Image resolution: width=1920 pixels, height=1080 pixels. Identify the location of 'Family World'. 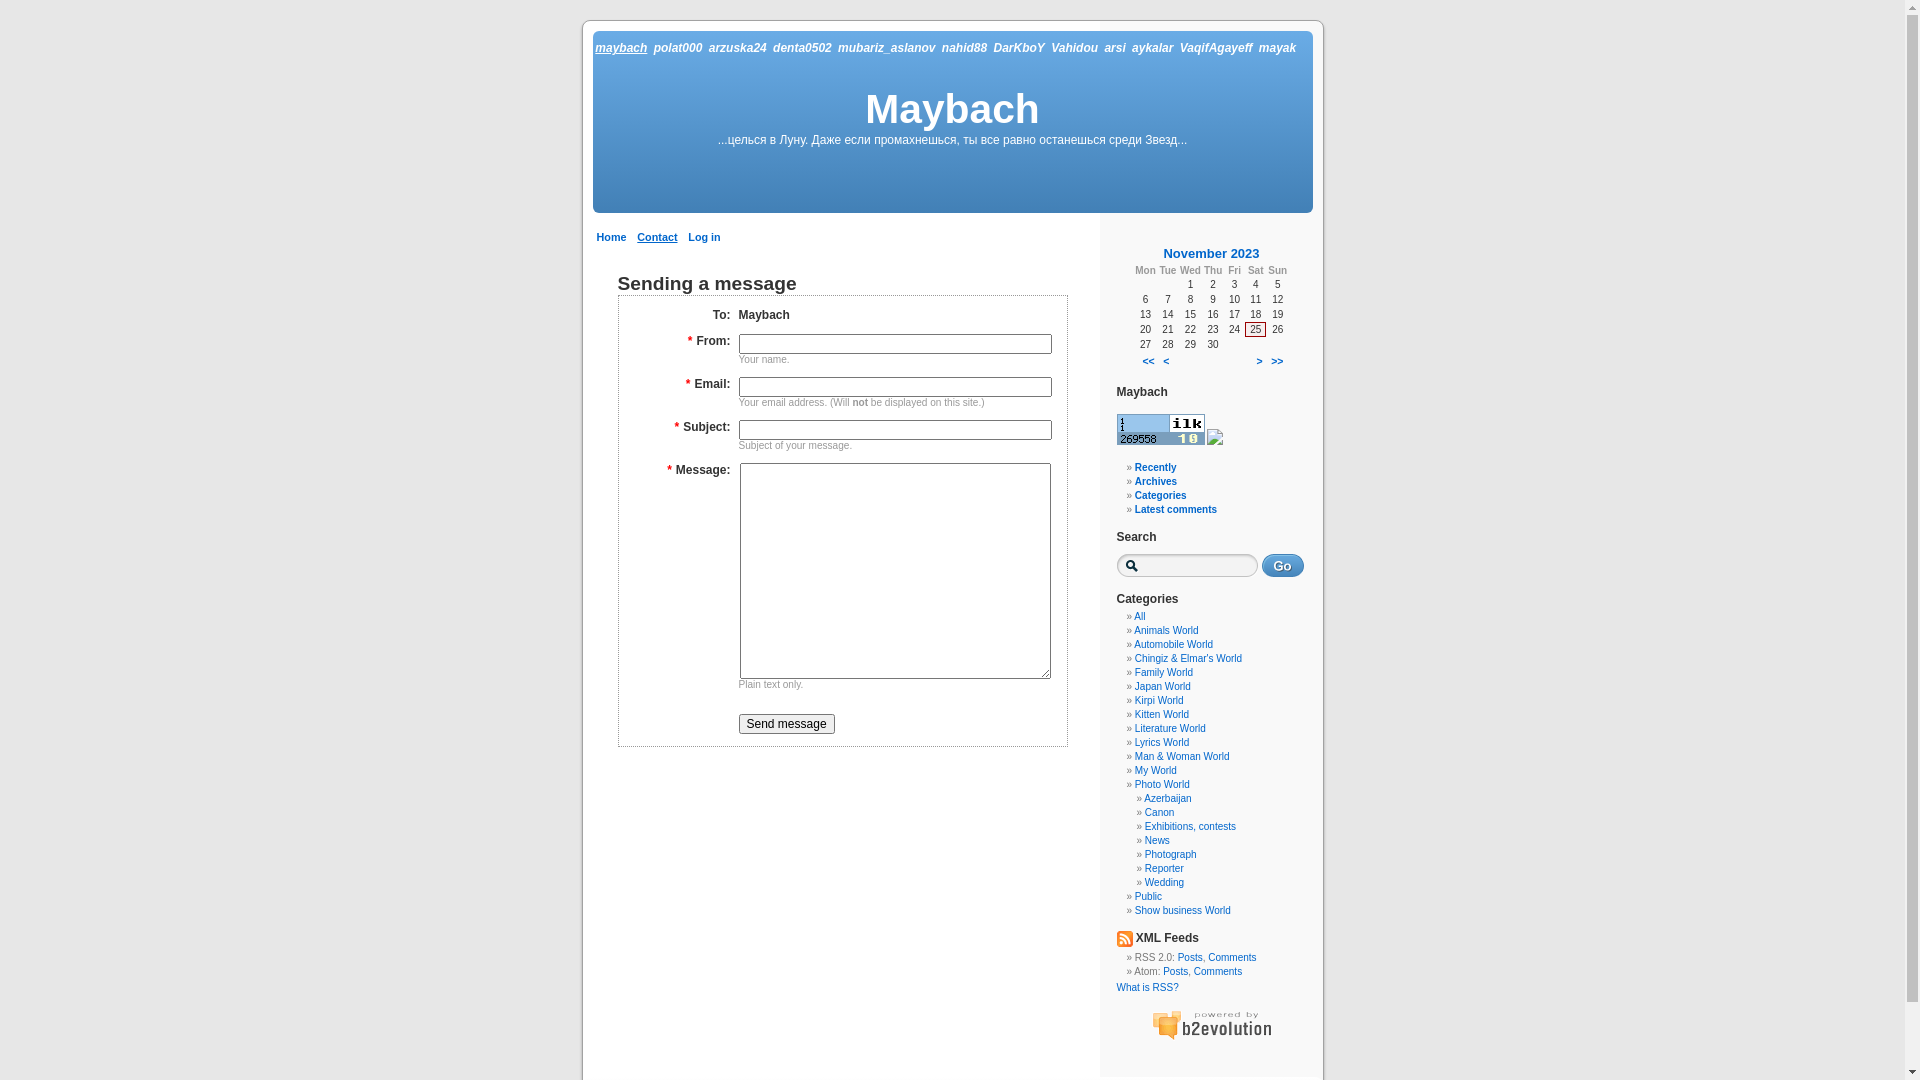
(1163, 672).